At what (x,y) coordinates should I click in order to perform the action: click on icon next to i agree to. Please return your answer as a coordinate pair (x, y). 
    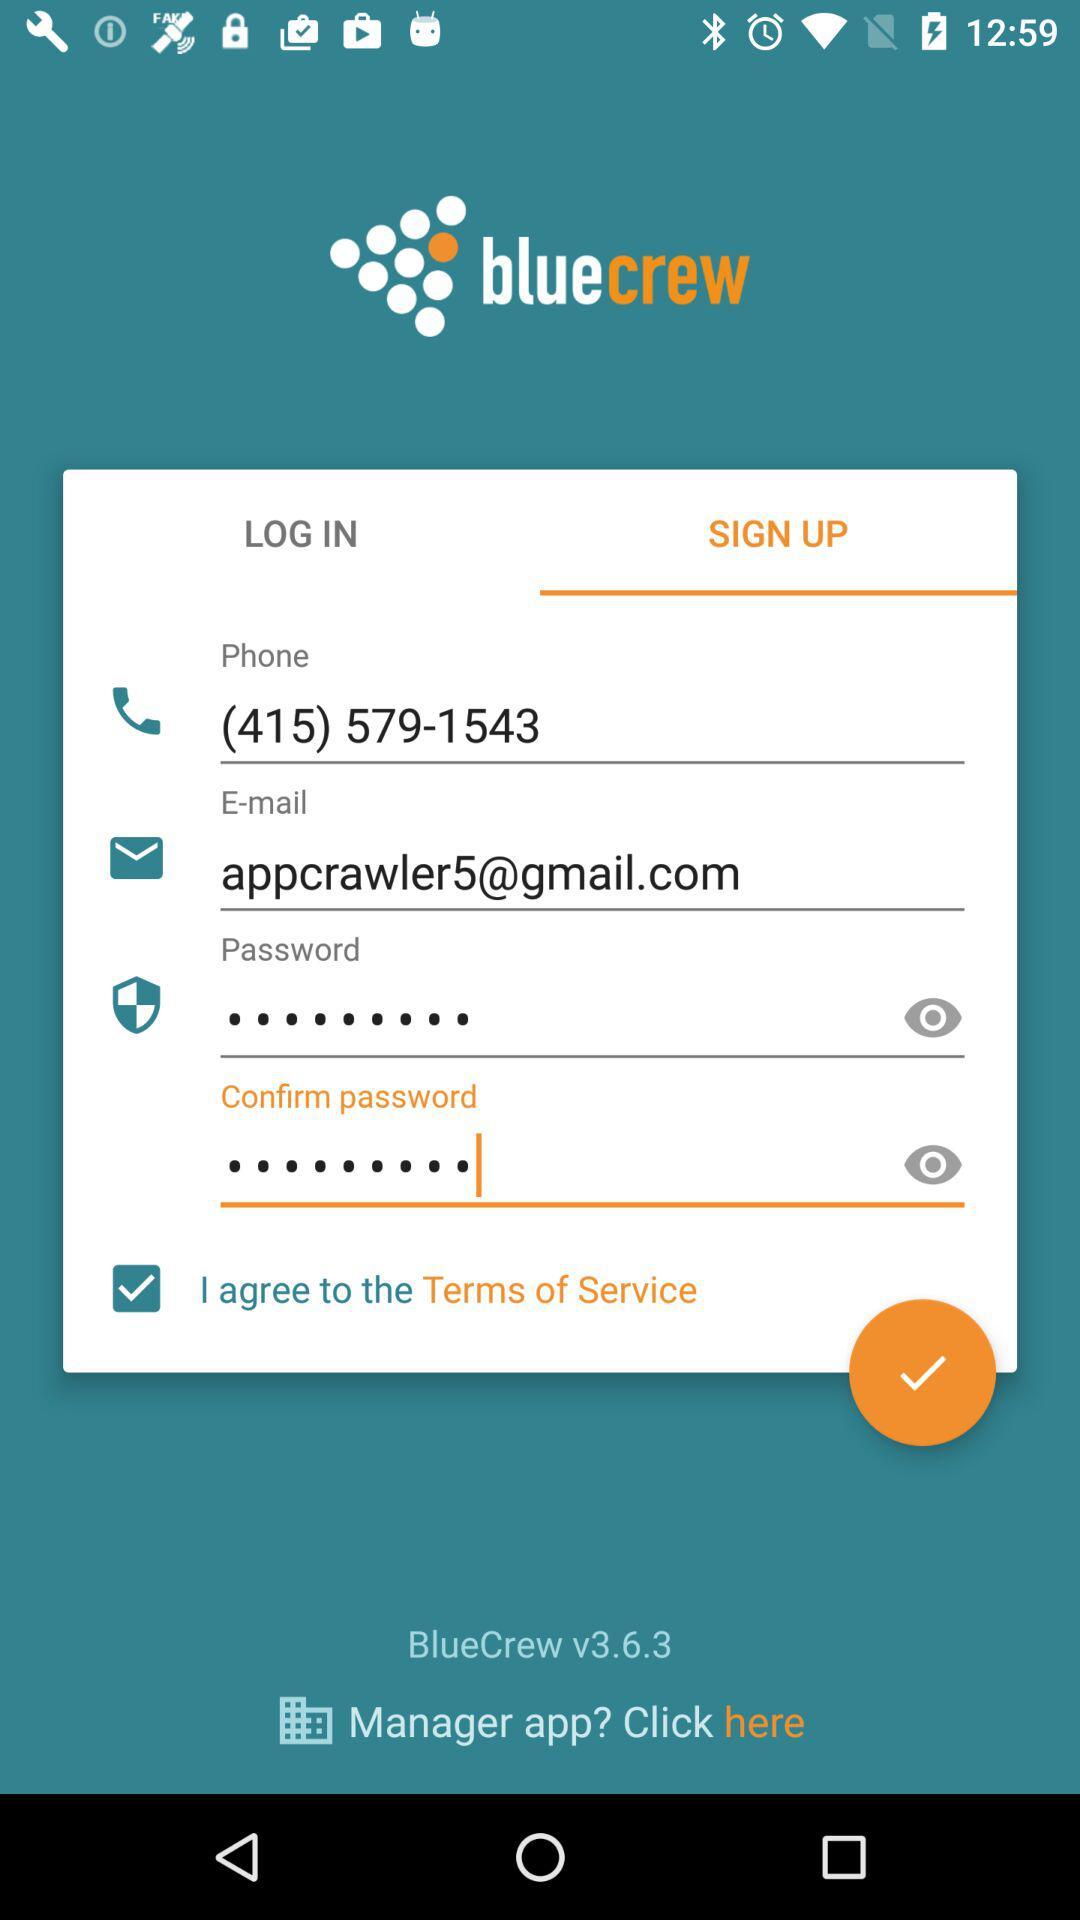
    Looking at the image, I should click on (922, 1371).